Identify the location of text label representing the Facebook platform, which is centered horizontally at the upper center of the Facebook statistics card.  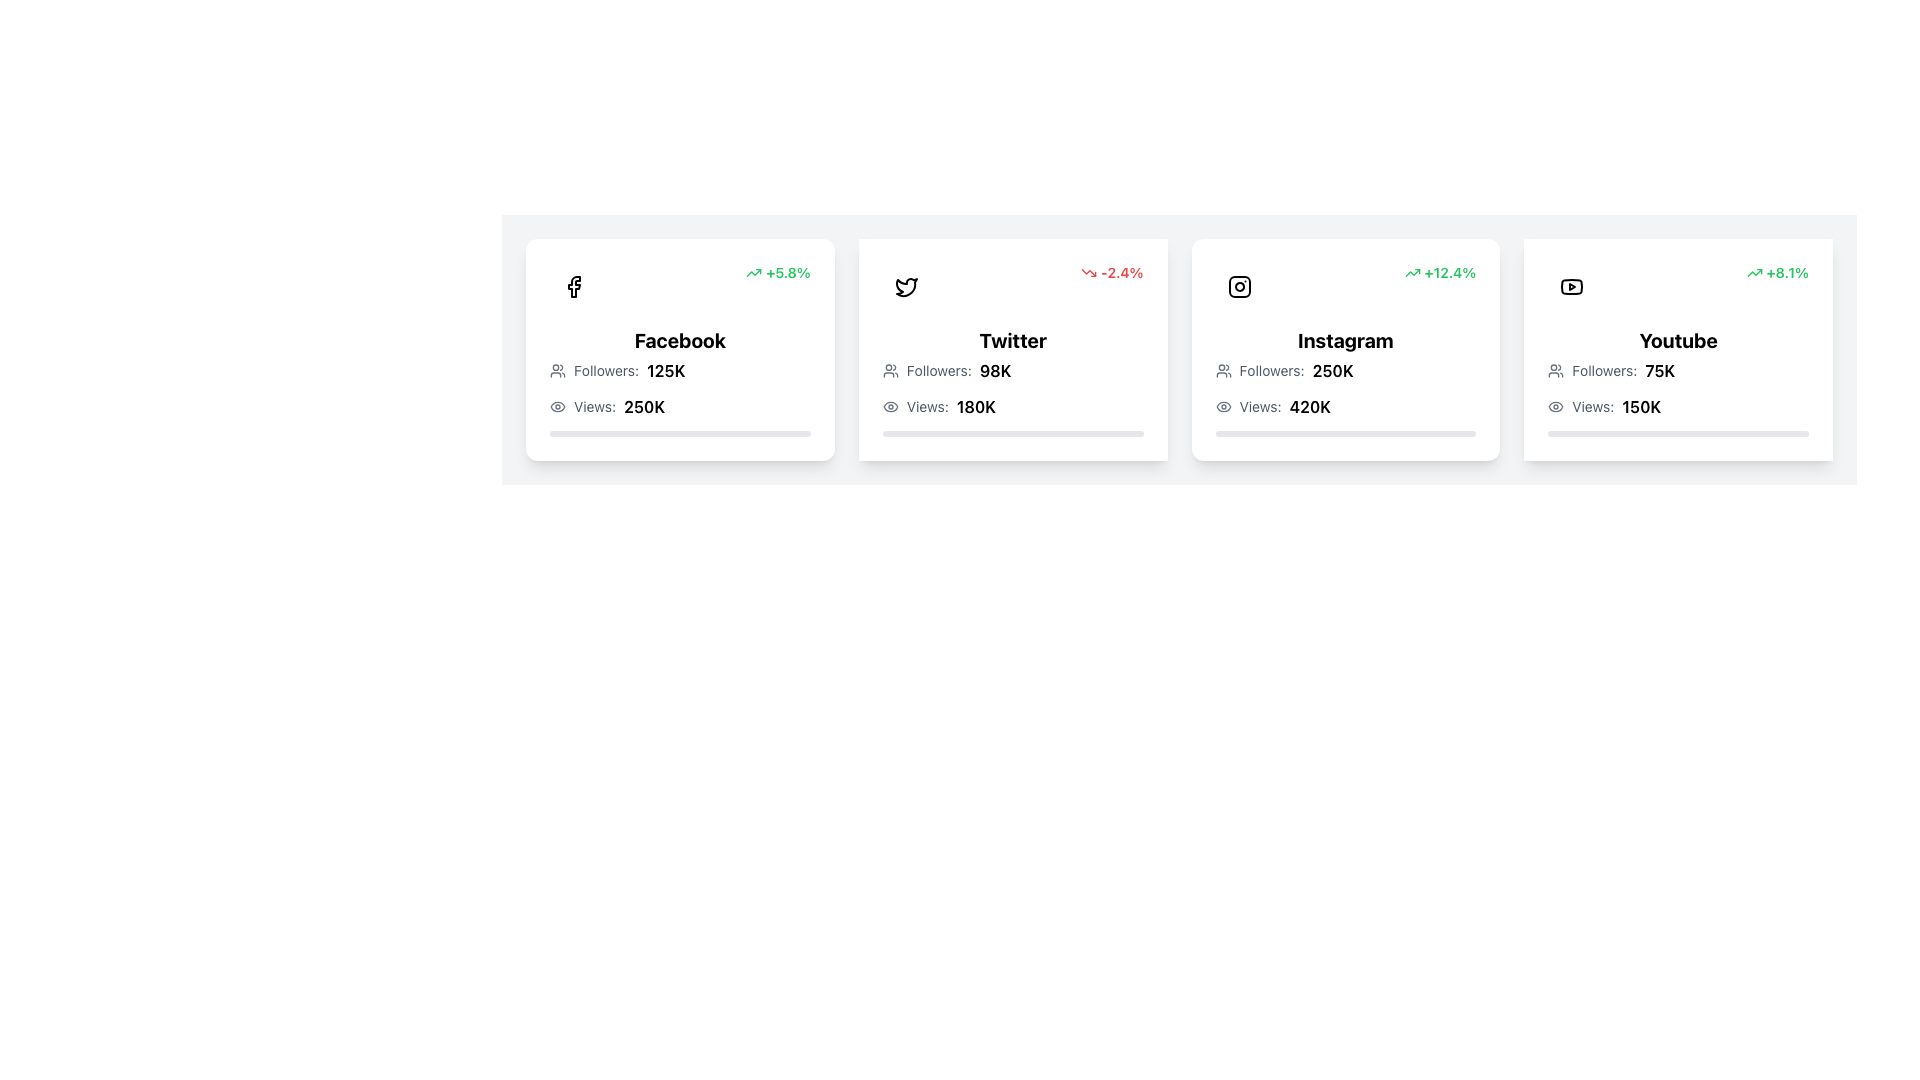
(680, 339).